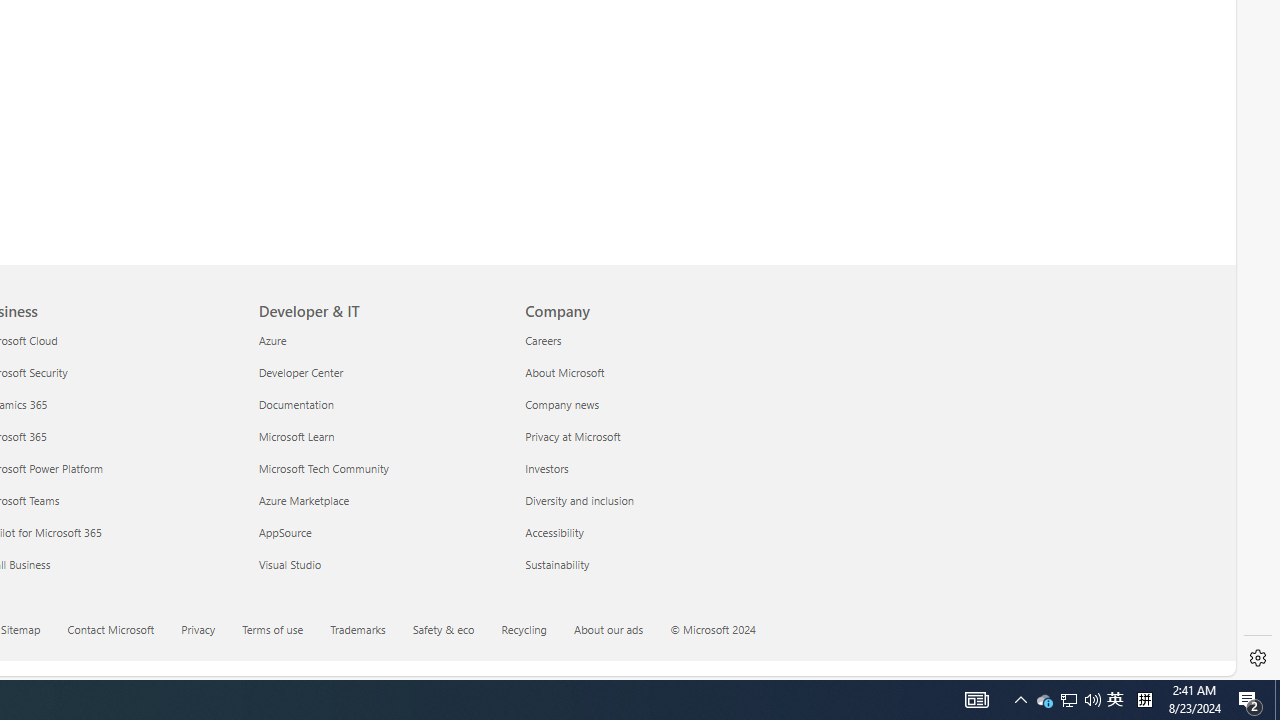 The height and width of the screenshot is (720, 1280). What do you see at coordinates (646, 404) in the screenshot?
I see `'Company news'` at bounding box center [646, 404].